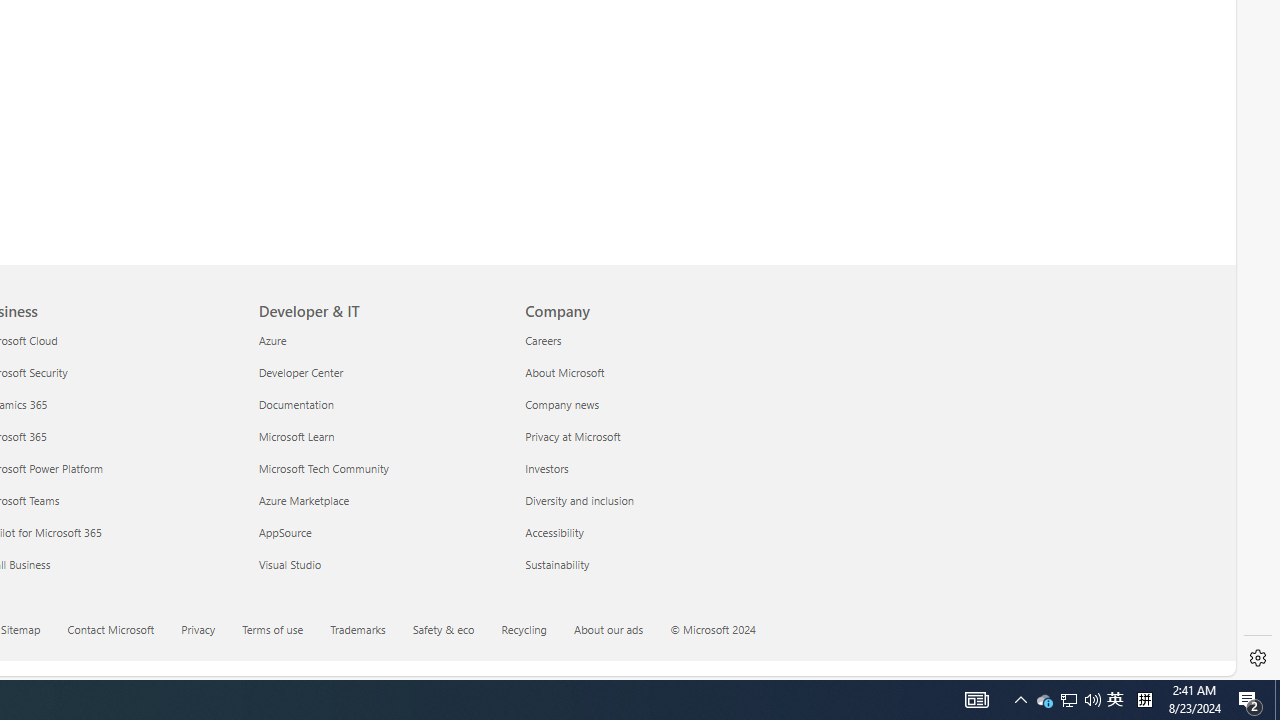 The height and width of the screenshot is (720, 1280). What do you see at coordinates (646, 404) in the screenshot?
I see `'Company news'` at bounding box center [646, 404].